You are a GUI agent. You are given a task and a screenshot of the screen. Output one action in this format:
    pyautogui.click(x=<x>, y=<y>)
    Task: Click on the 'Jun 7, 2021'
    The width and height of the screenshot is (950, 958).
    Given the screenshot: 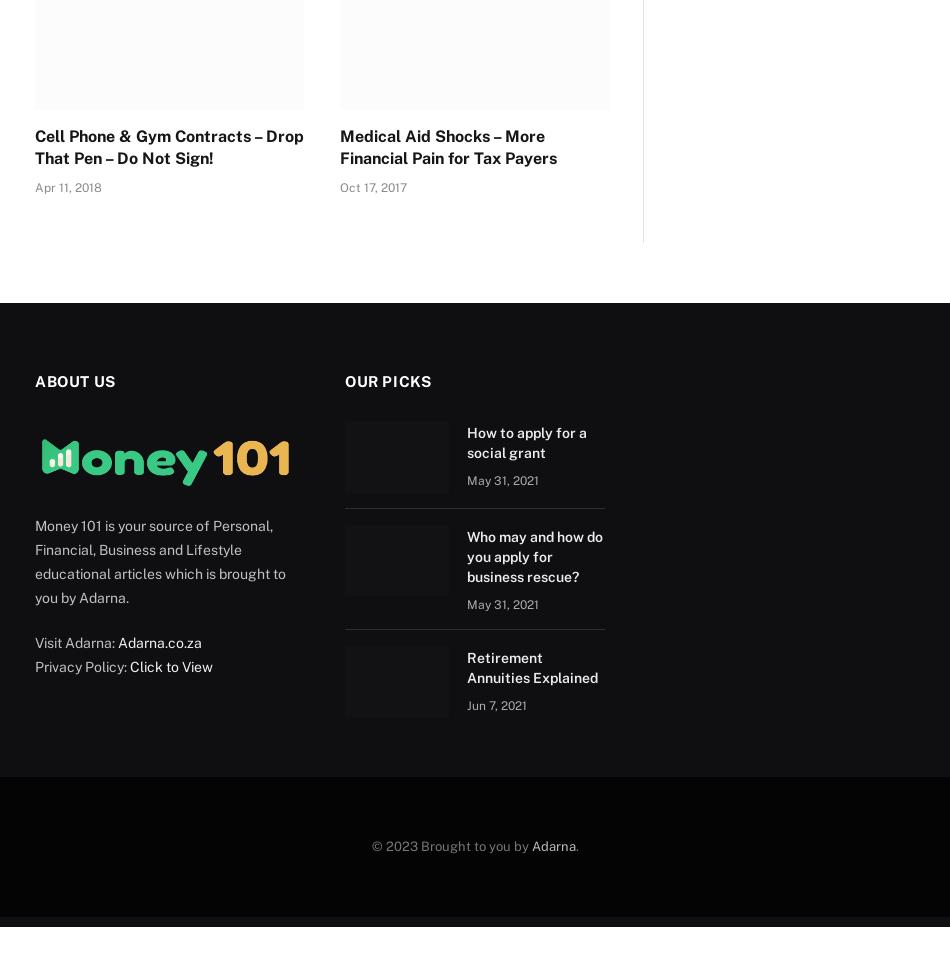 What is the action you would take?
    pyautogui.click(x=495, y=703)
    